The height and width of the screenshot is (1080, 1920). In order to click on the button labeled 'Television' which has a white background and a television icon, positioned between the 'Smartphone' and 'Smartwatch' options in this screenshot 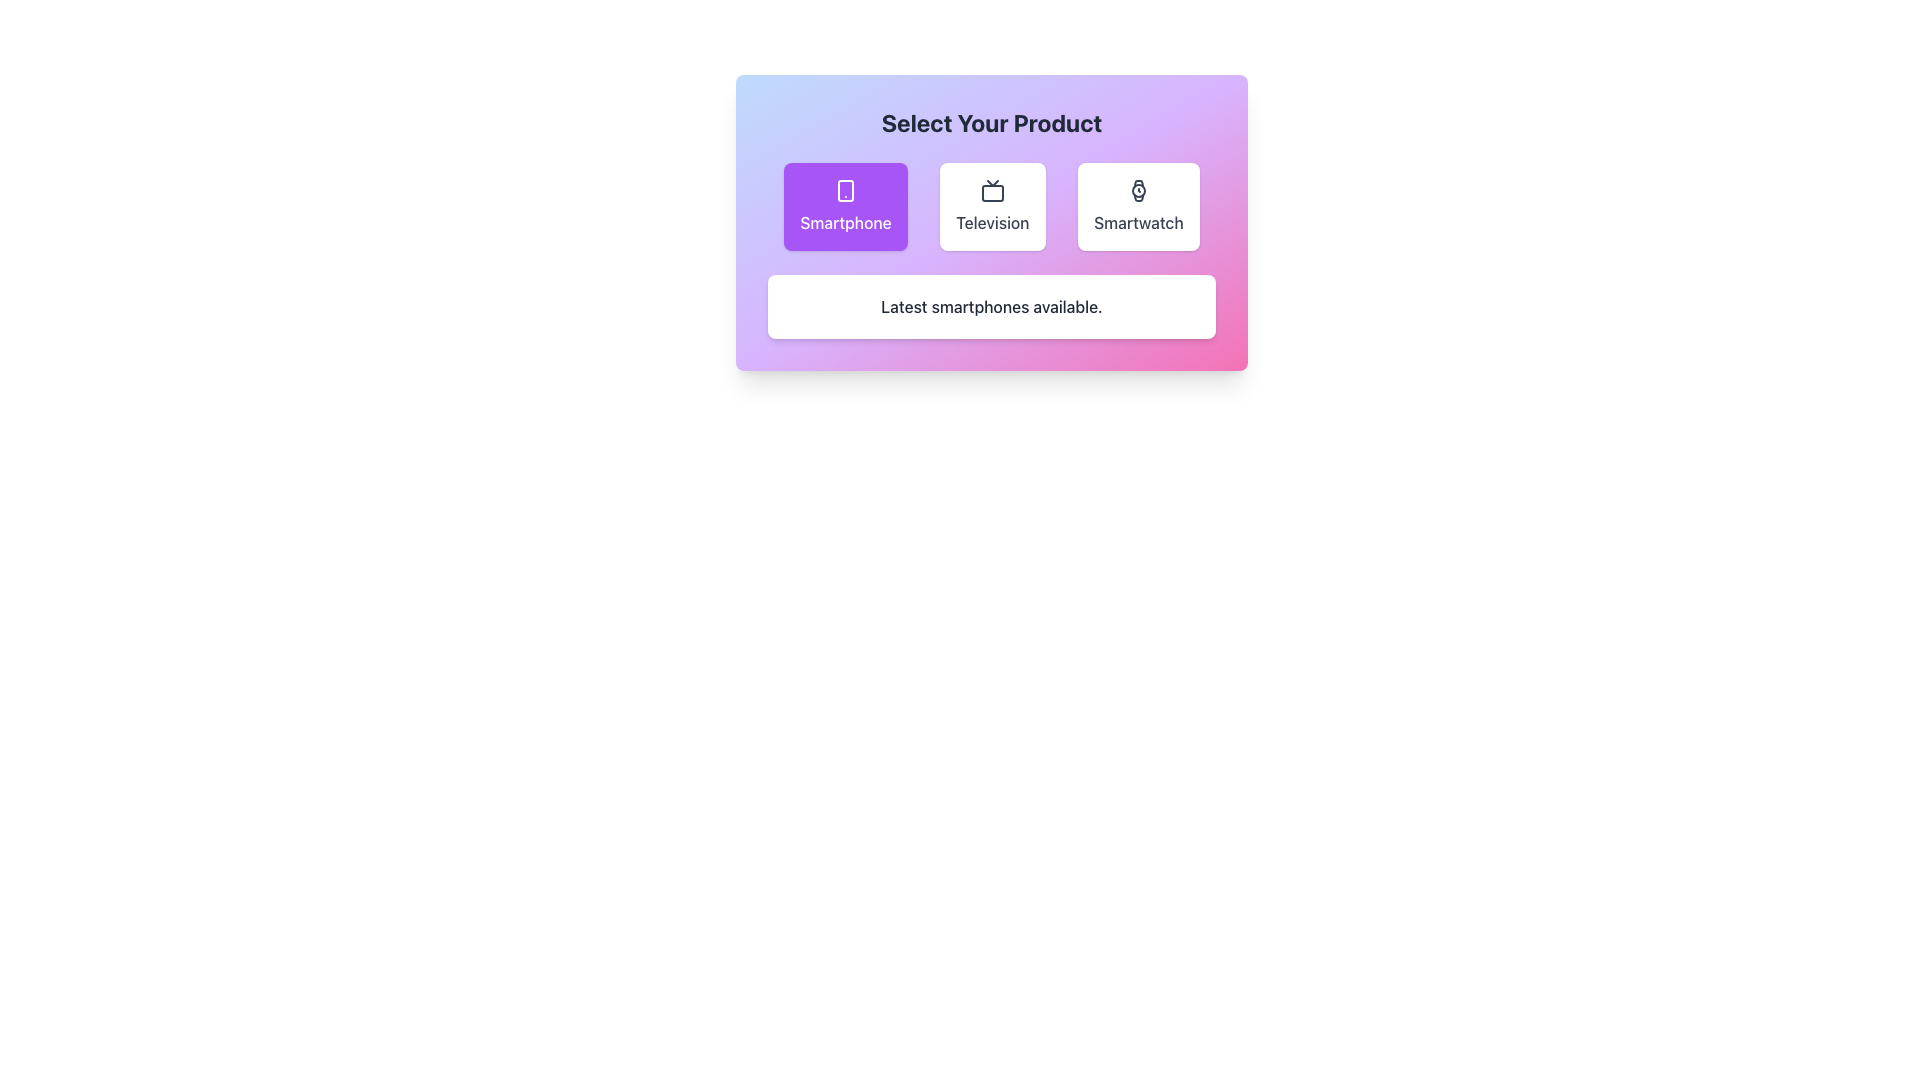, I will do `click(992, 207)`.